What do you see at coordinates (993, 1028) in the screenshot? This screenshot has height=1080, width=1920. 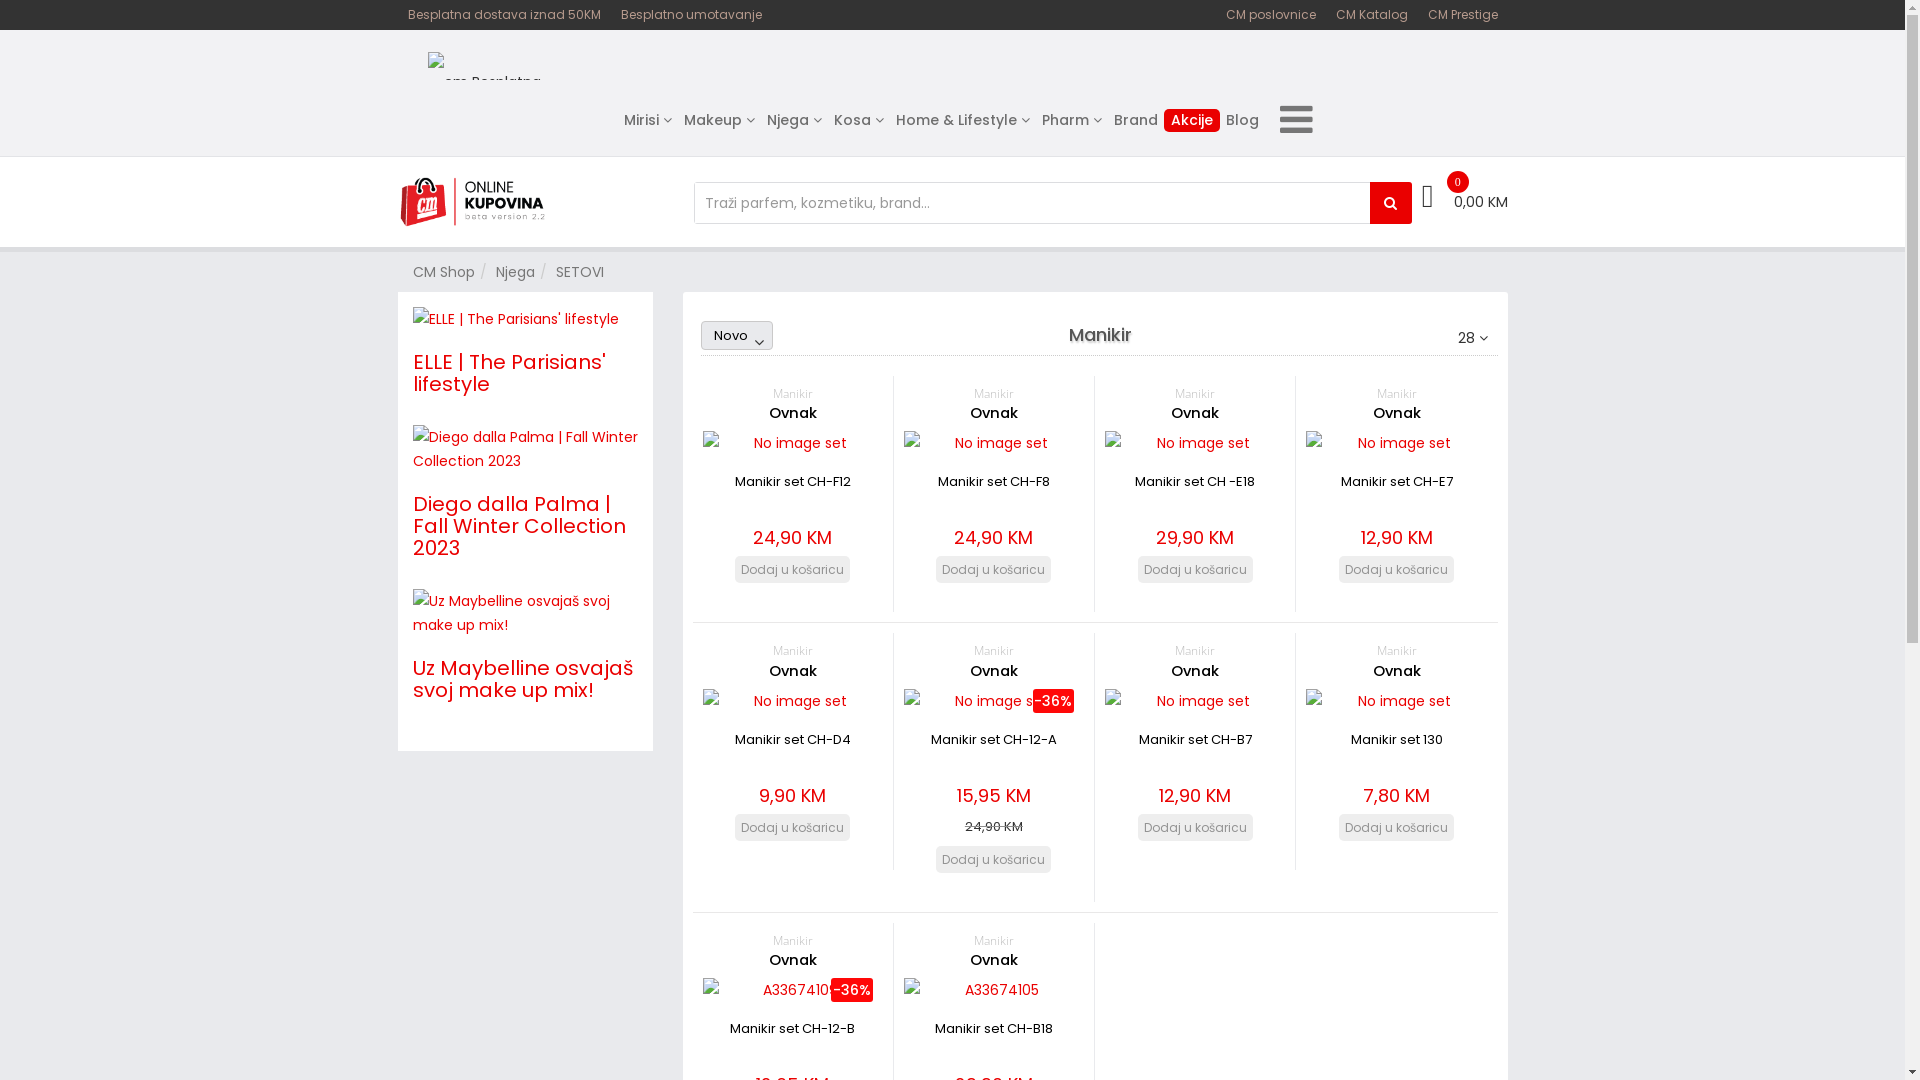 I see `'Manikir set CH-B18'` at bounding box center [993, 1028].